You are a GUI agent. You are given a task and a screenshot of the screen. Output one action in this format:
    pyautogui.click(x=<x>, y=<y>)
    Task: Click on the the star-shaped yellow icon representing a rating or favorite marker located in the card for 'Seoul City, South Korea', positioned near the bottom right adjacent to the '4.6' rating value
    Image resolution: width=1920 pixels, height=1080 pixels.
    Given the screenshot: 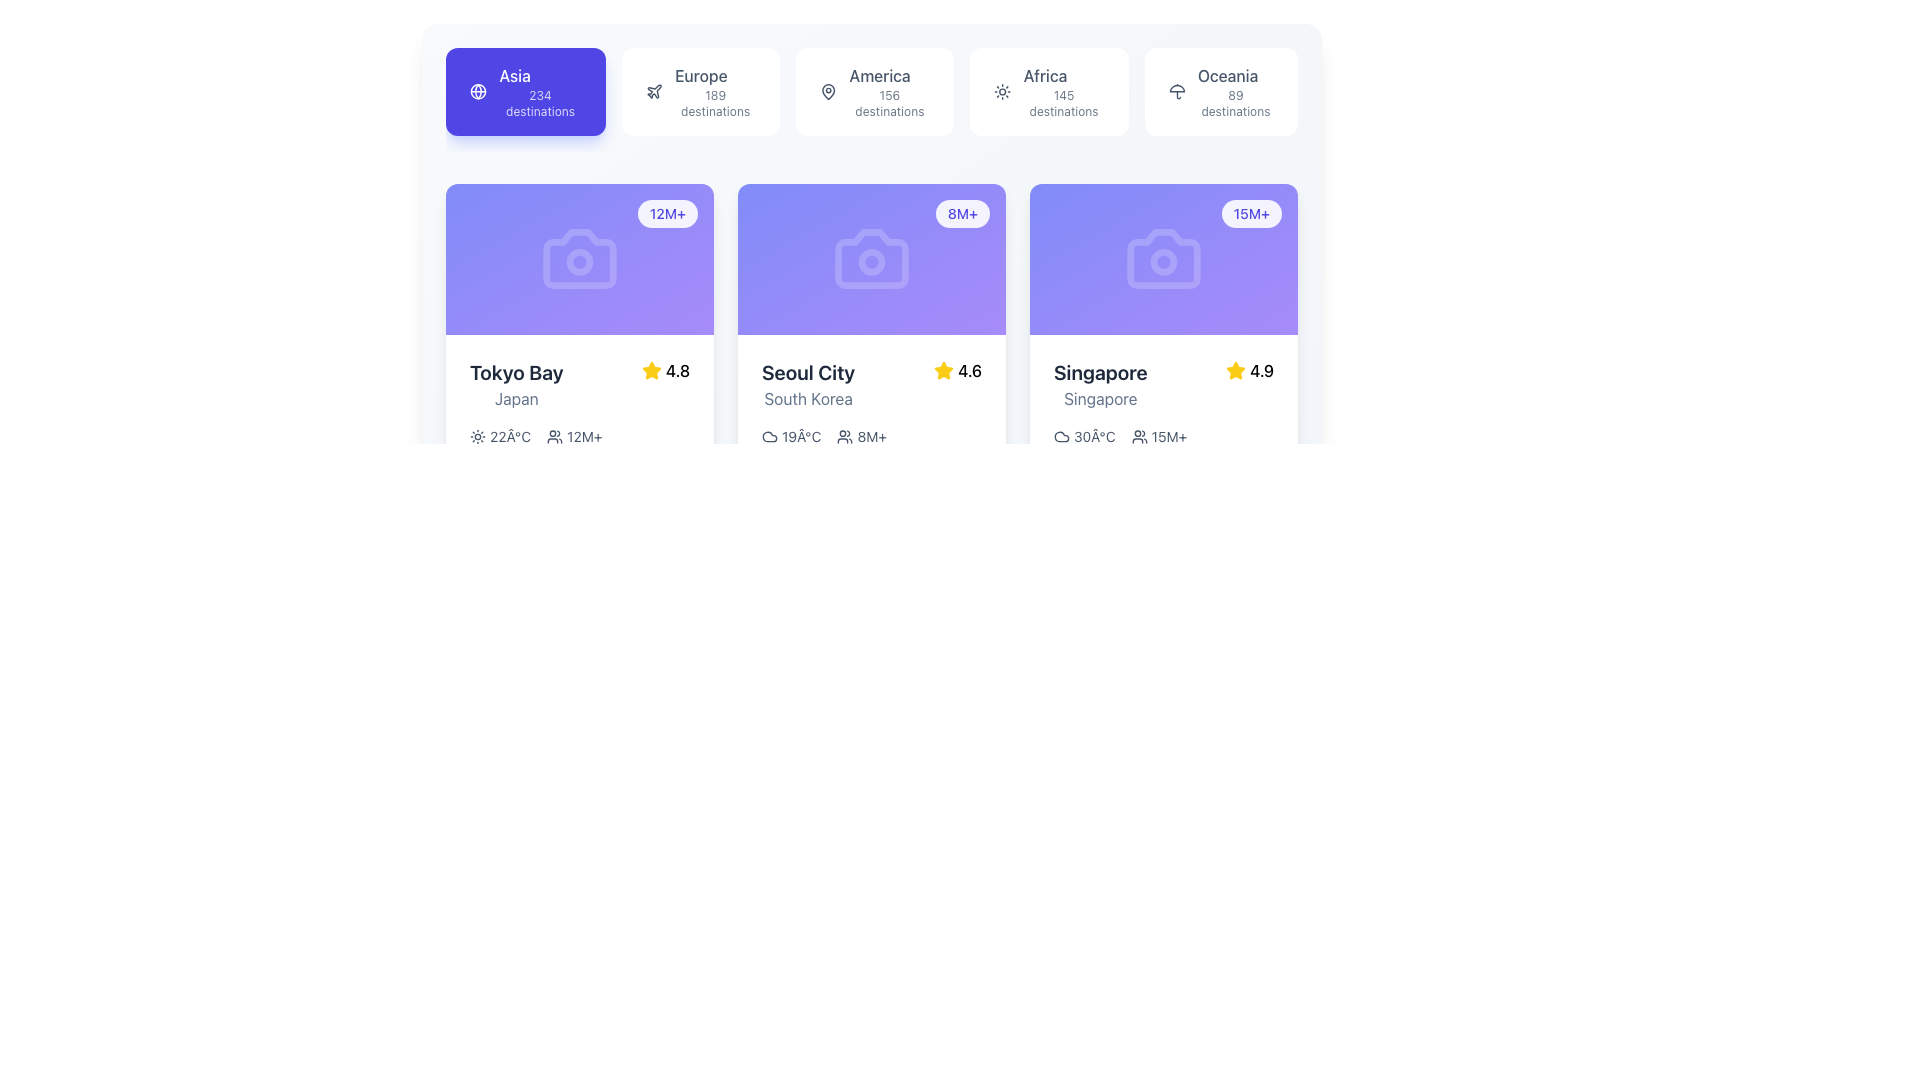 What is the action you would take?
    pyautogui.click(x=651, y=370)
    